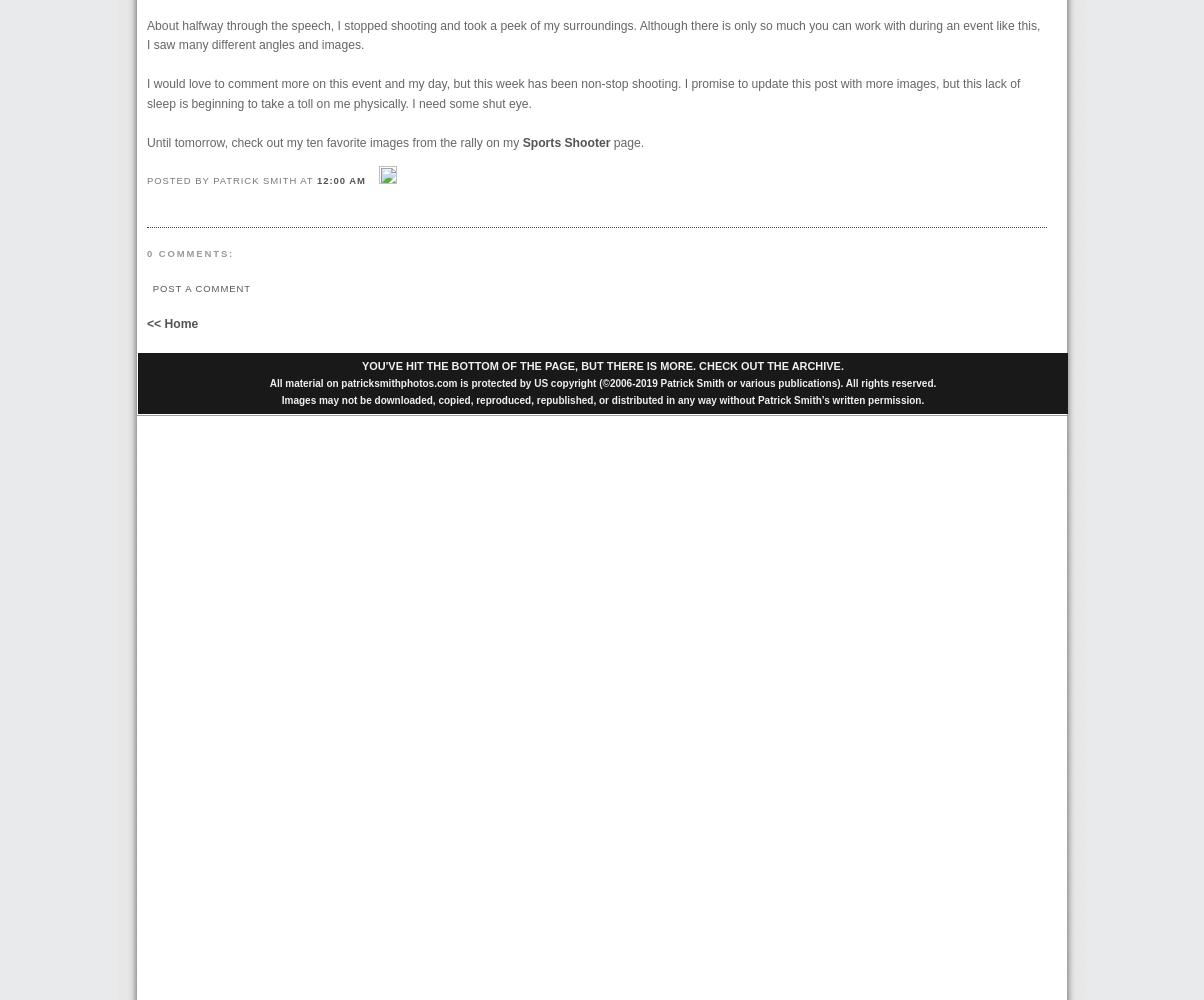 This screenshot has width=1204, height=1000. What do you see at coordinates (147, 142) in the screenshot?
I see `'Until tomorrow, check out my ten favorite images from the rally on my'` at bounding box center [147, 142].